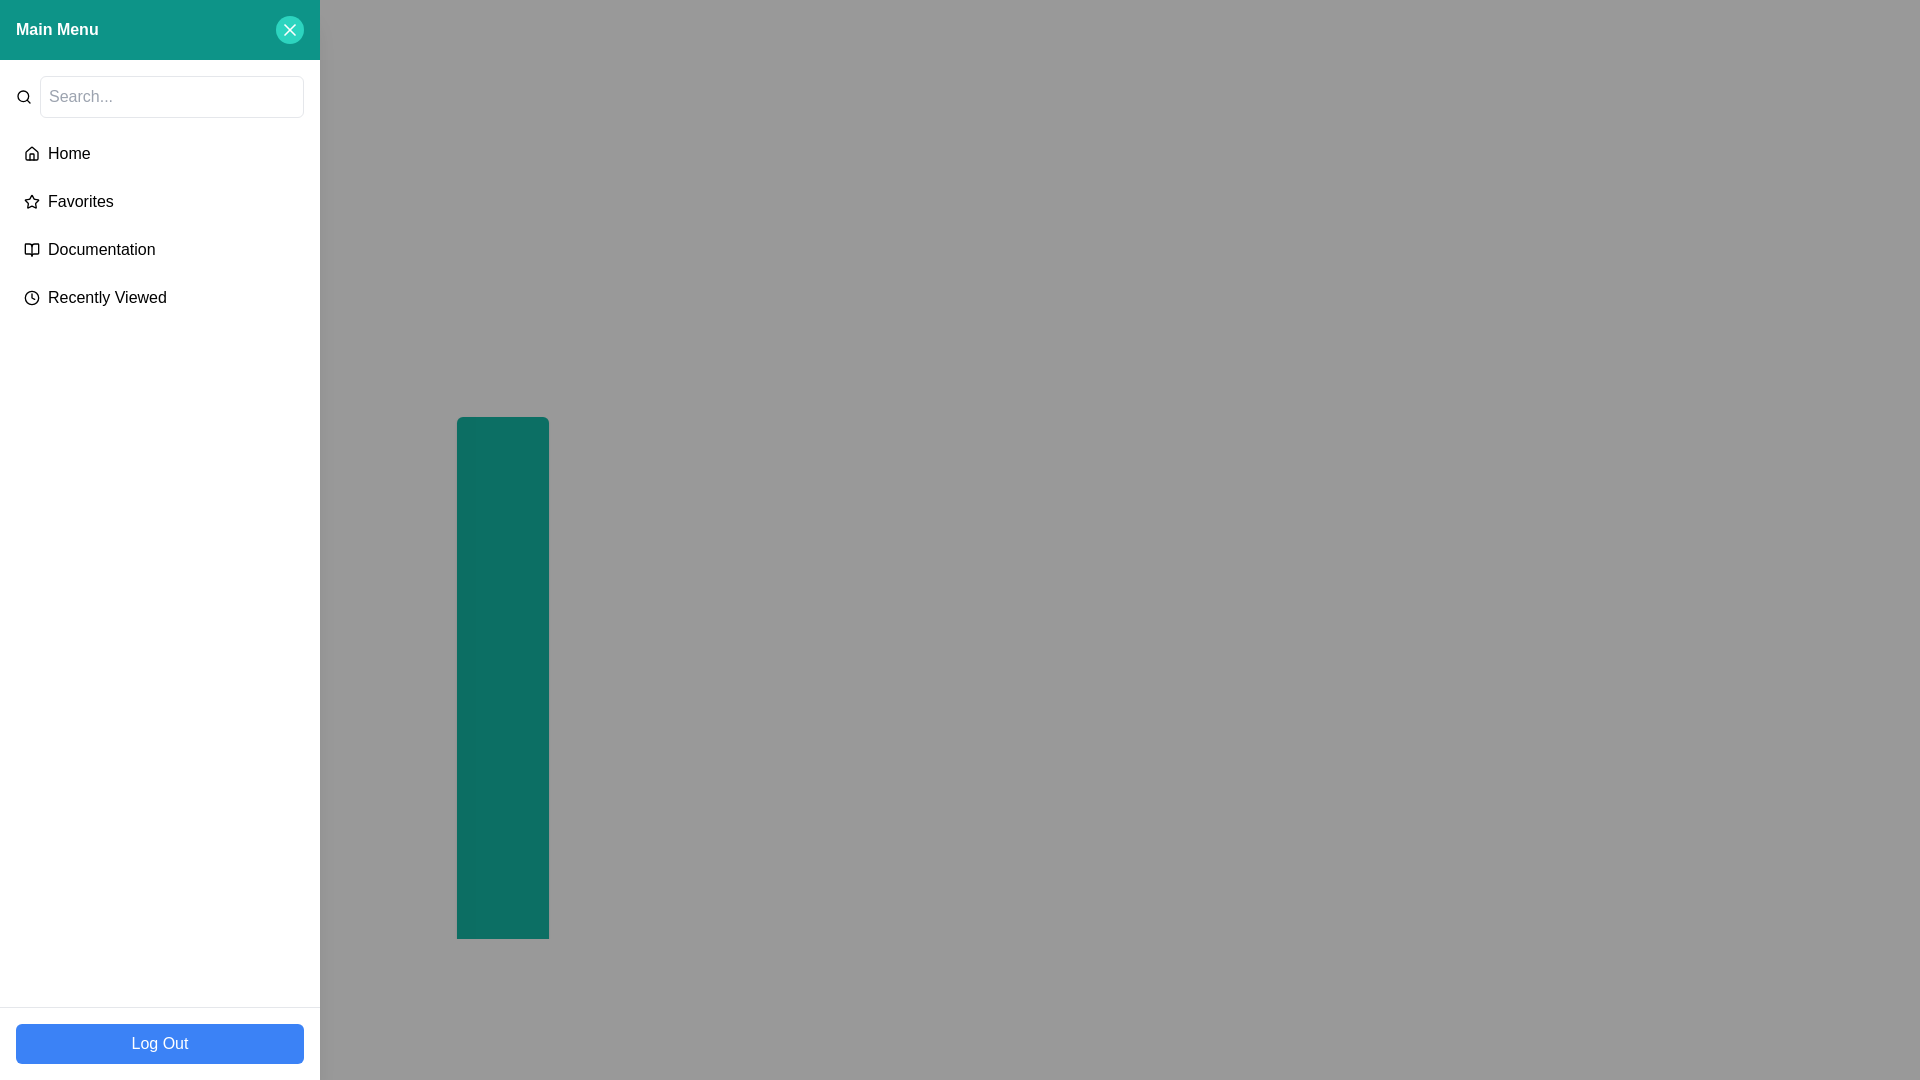 The width and height of the screenshot is (1920, 1080). Describe the element at coordinates (32, 153) in the screenshot. I see `the home icon located in the Main Menu panel, positioned to the left of the 'Home' text label` at that location.